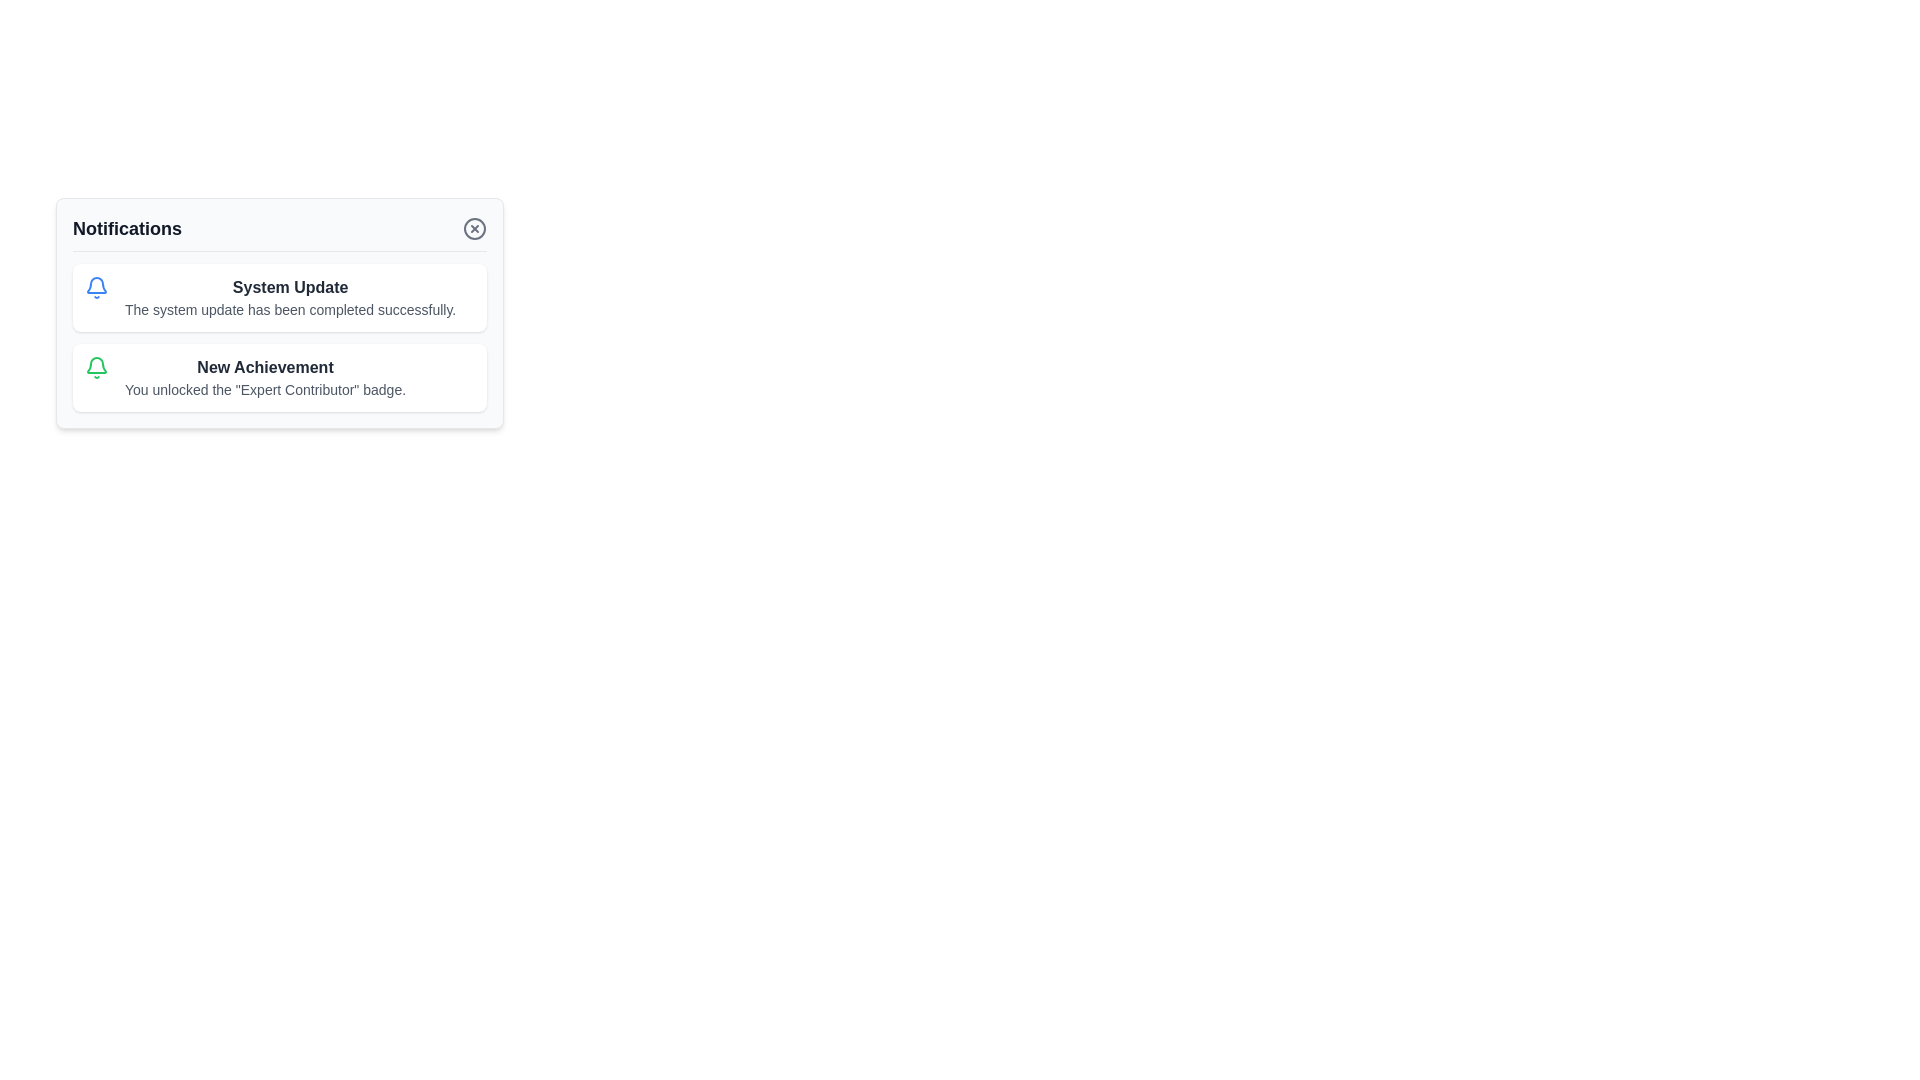 This screenshot has width=1920, height=1080. Describe the element at coordinates (264, 389) in the screenshot. I see `the notification message text that informs the user of achieving the 'Expert Contributor' badge, located below the heading 'New Achievement' in the second notification card under the 'Notifications' section` at that location.